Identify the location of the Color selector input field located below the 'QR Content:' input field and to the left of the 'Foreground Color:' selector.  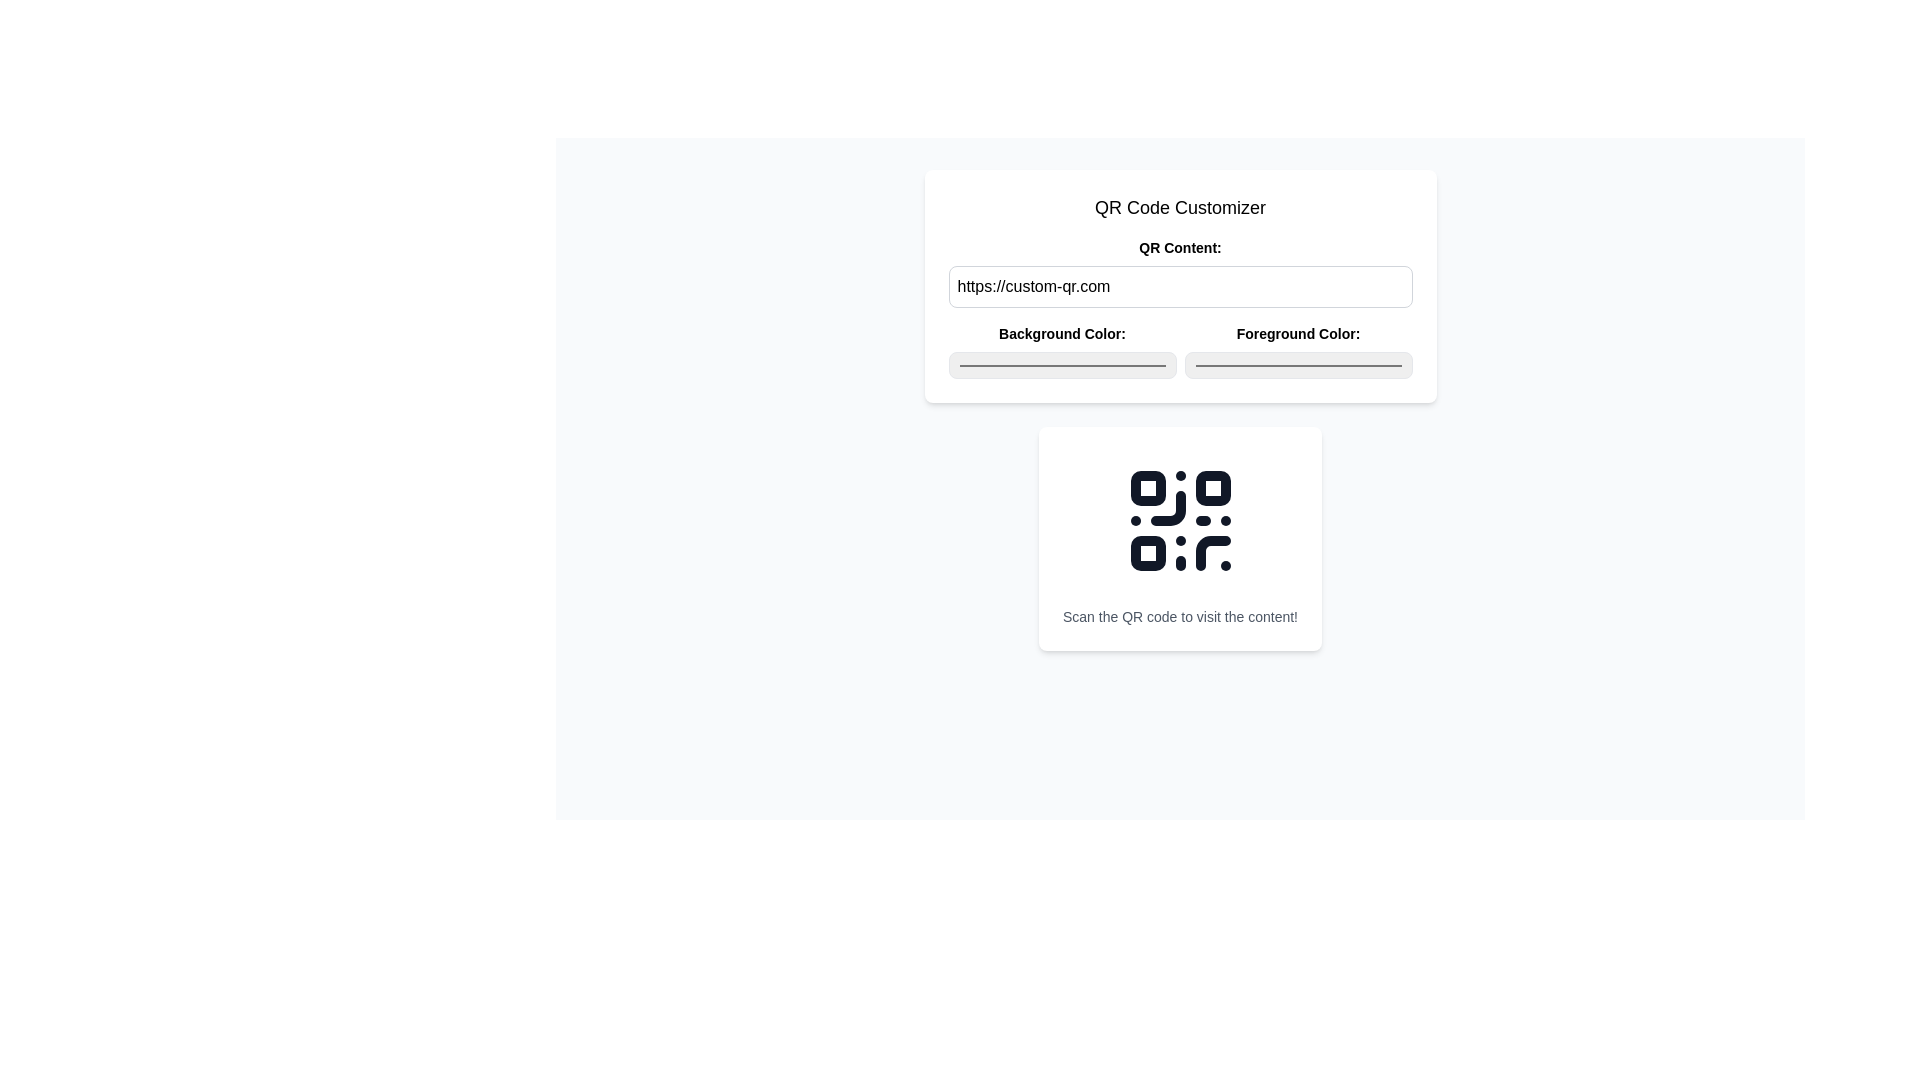
(1061, 350).